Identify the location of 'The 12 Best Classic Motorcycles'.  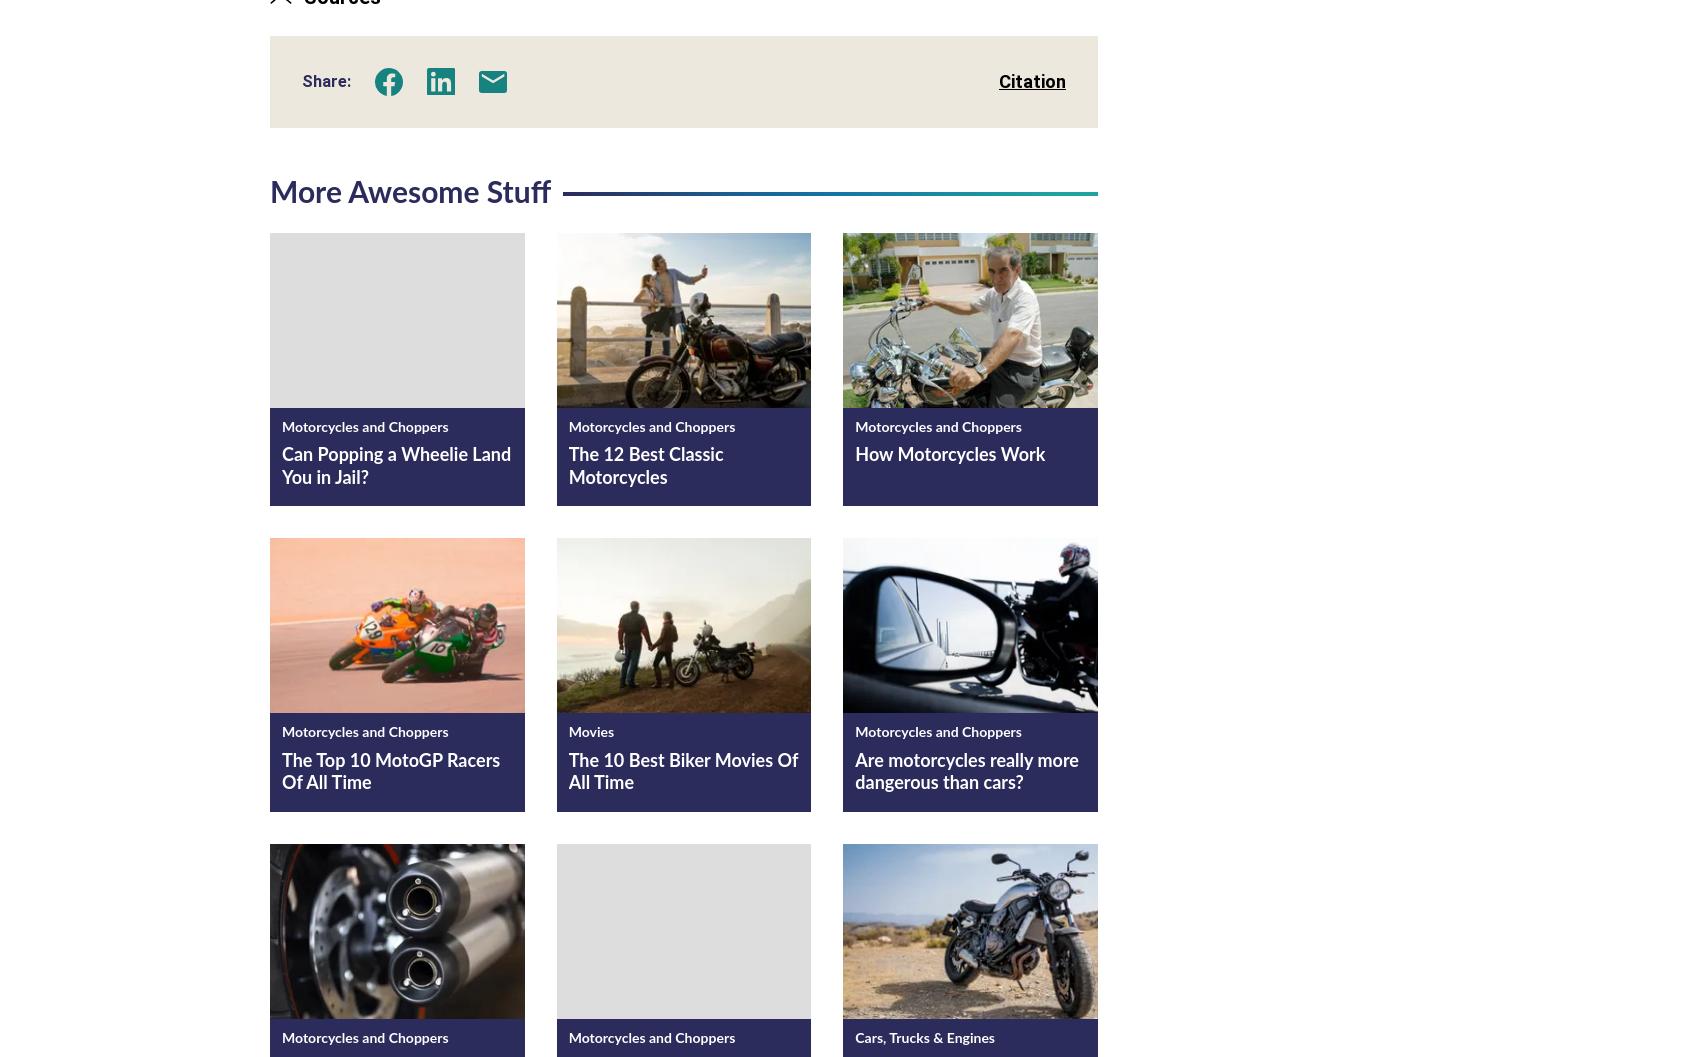
(645, 466).